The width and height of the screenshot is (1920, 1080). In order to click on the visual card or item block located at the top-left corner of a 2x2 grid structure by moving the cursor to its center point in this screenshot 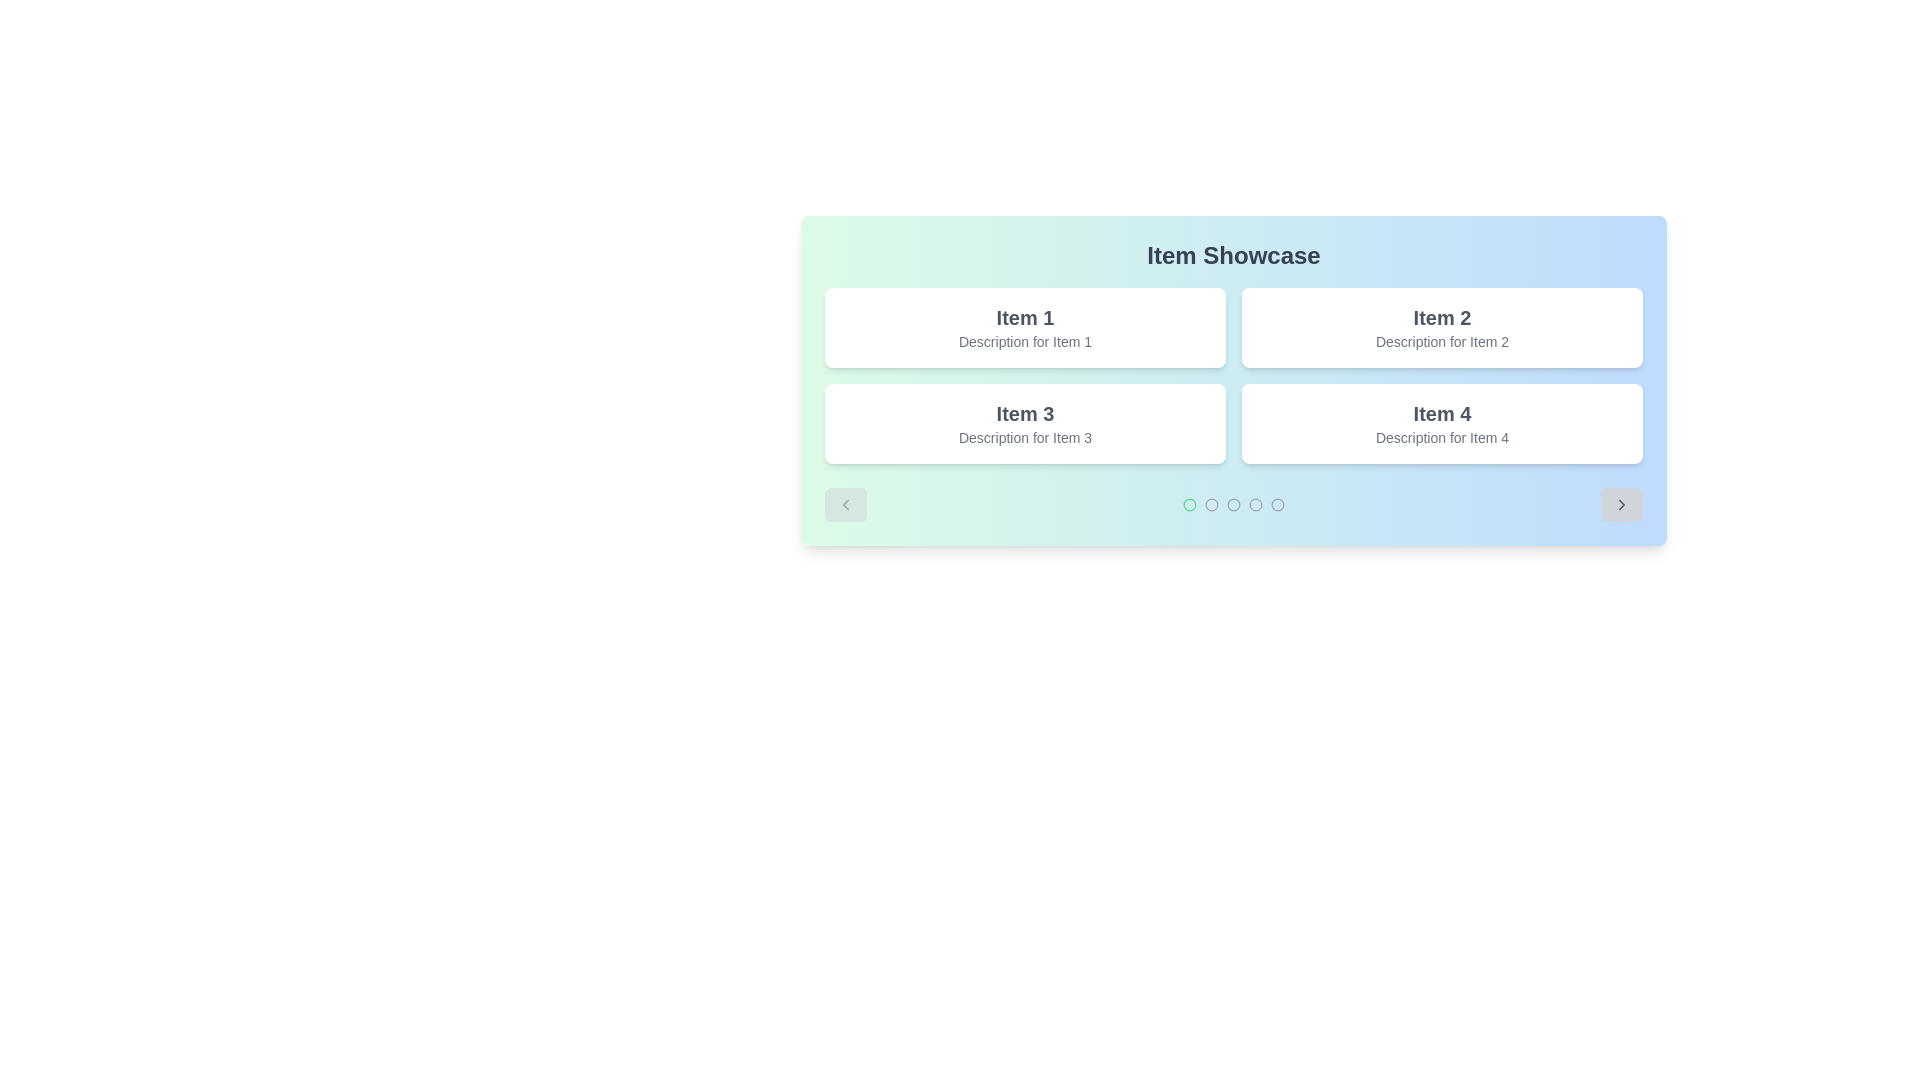, I will do `click(1025, 326)`.